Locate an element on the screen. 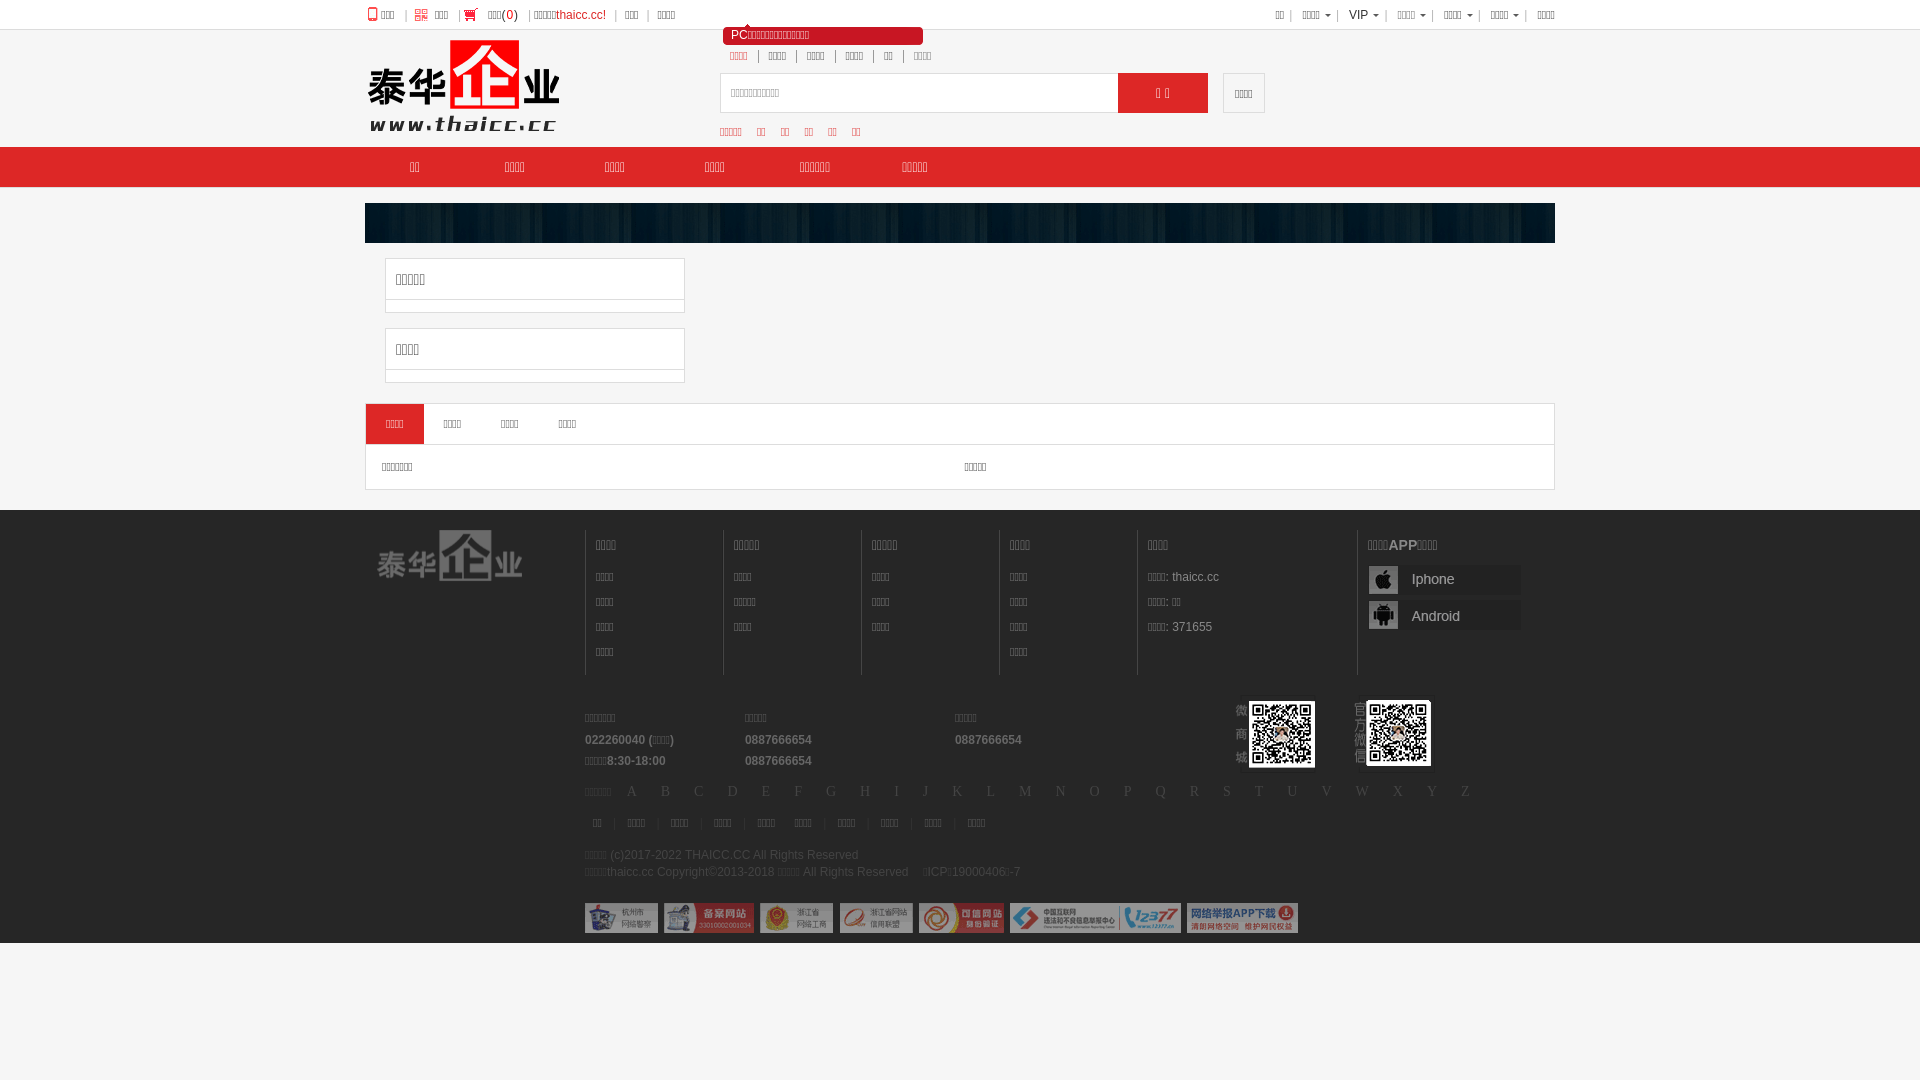 The width and height of the screenshot is (1920, 1080). 'T' is located at coordinates (1258, 790).